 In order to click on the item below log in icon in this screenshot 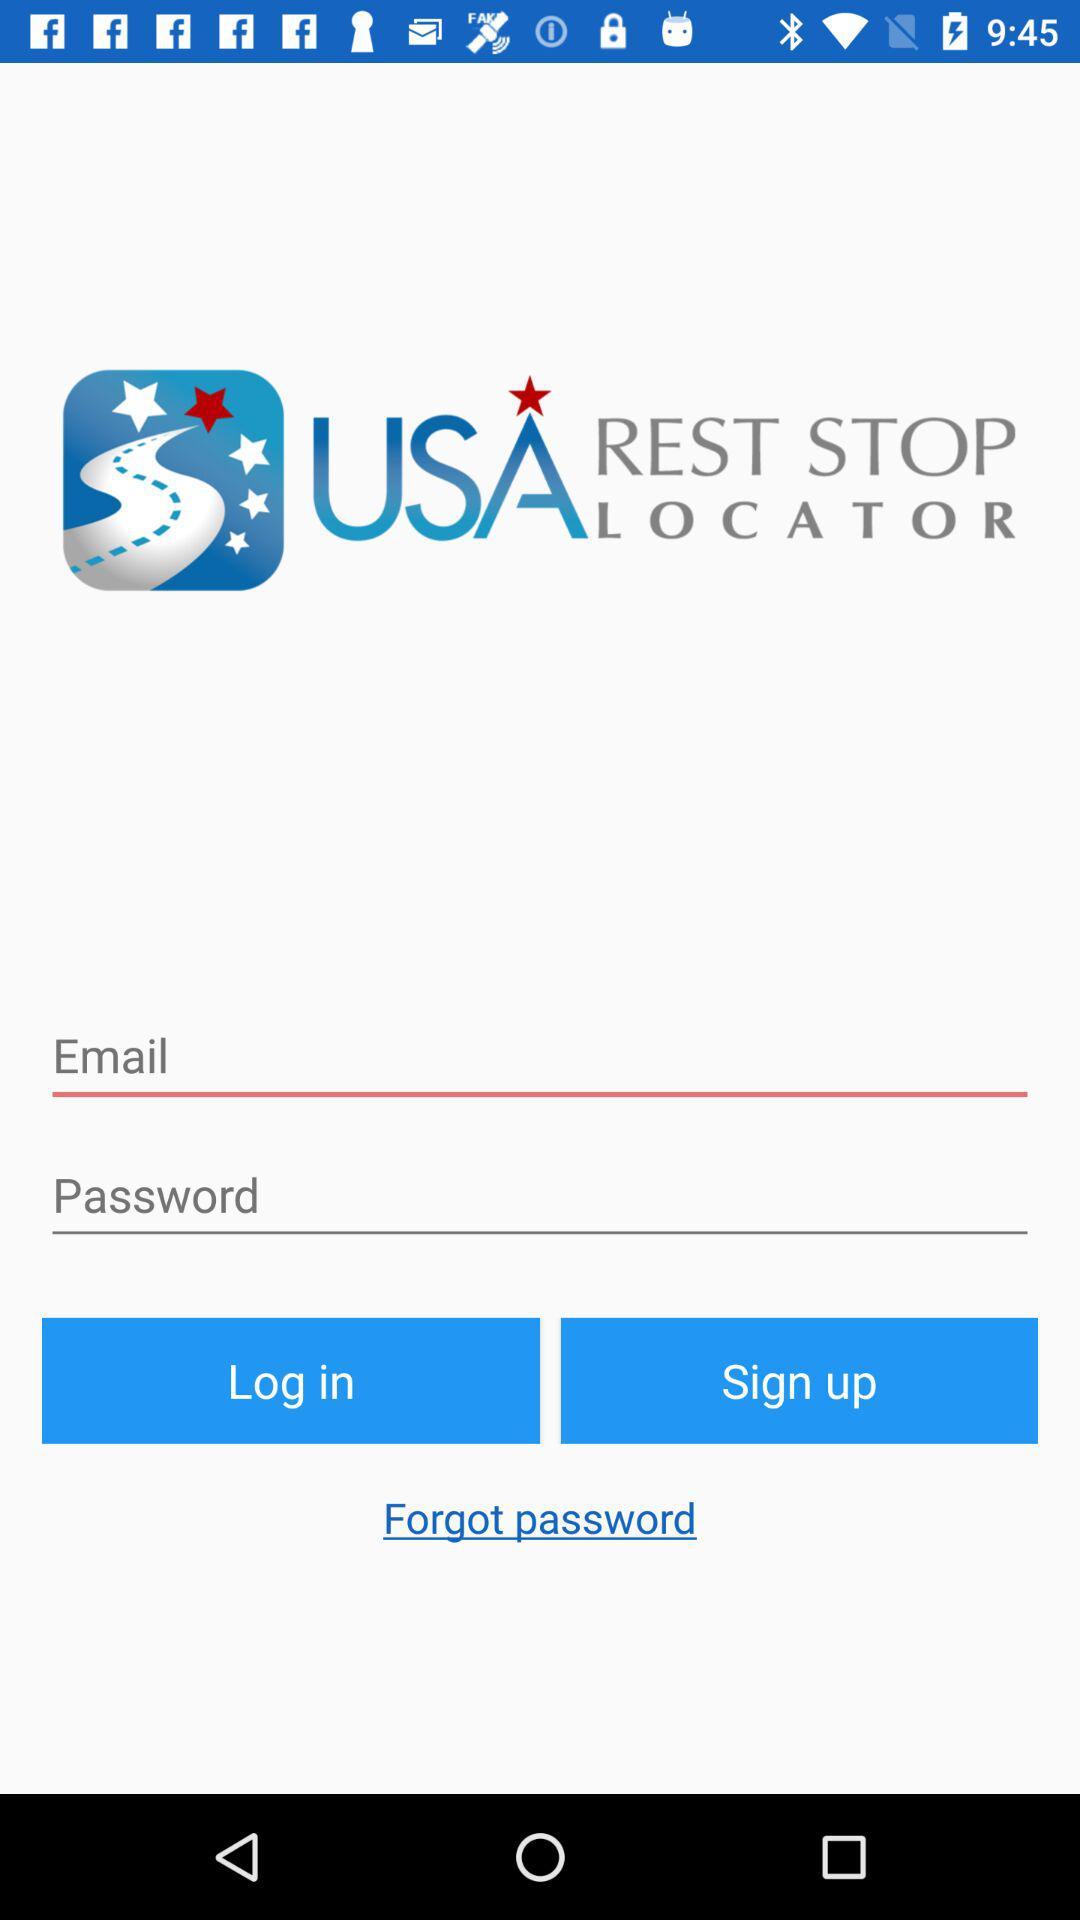, I will do `click(540, 1526)`.